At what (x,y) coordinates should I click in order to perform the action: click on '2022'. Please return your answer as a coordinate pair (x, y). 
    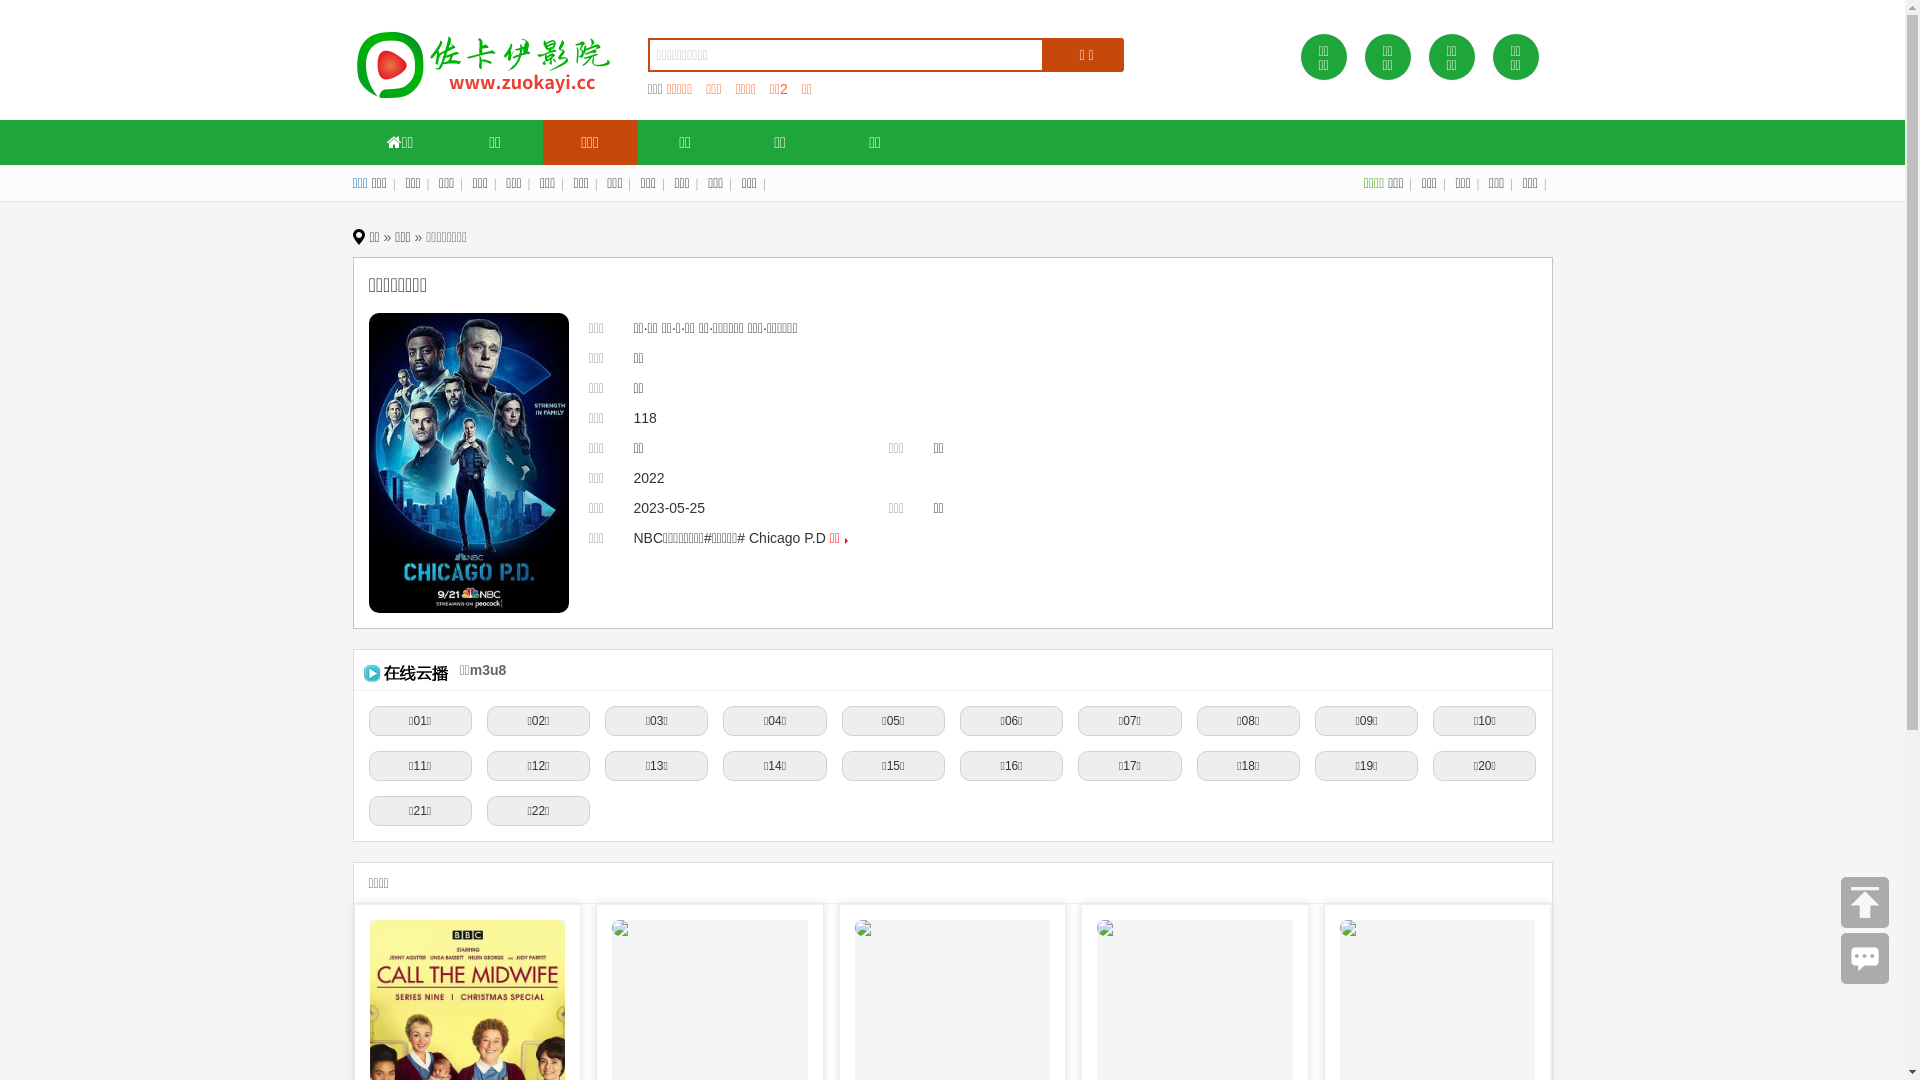
    Looking at the image, I should click on (649, 478).